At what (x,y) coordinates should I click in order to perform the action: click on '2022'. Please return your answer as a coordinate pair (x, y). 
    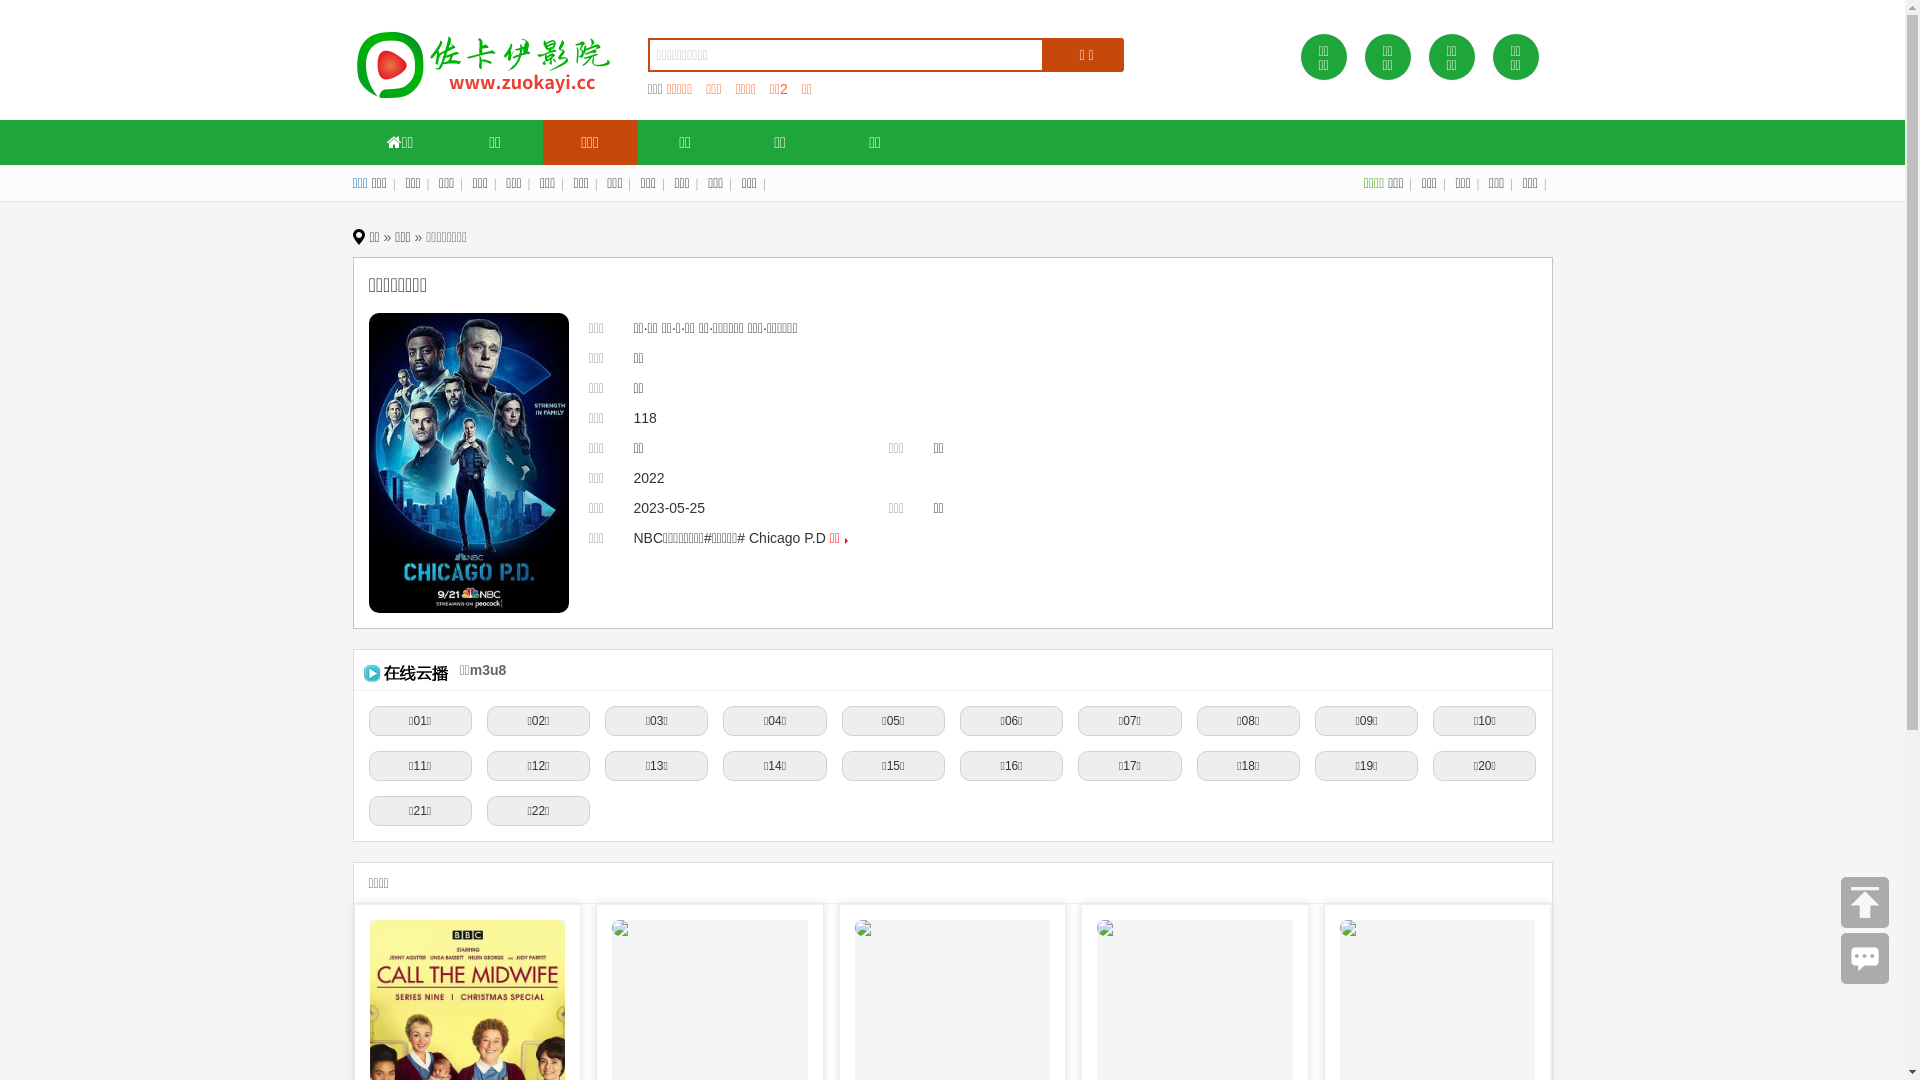
    Looking at the image, I should click on (649, 478).